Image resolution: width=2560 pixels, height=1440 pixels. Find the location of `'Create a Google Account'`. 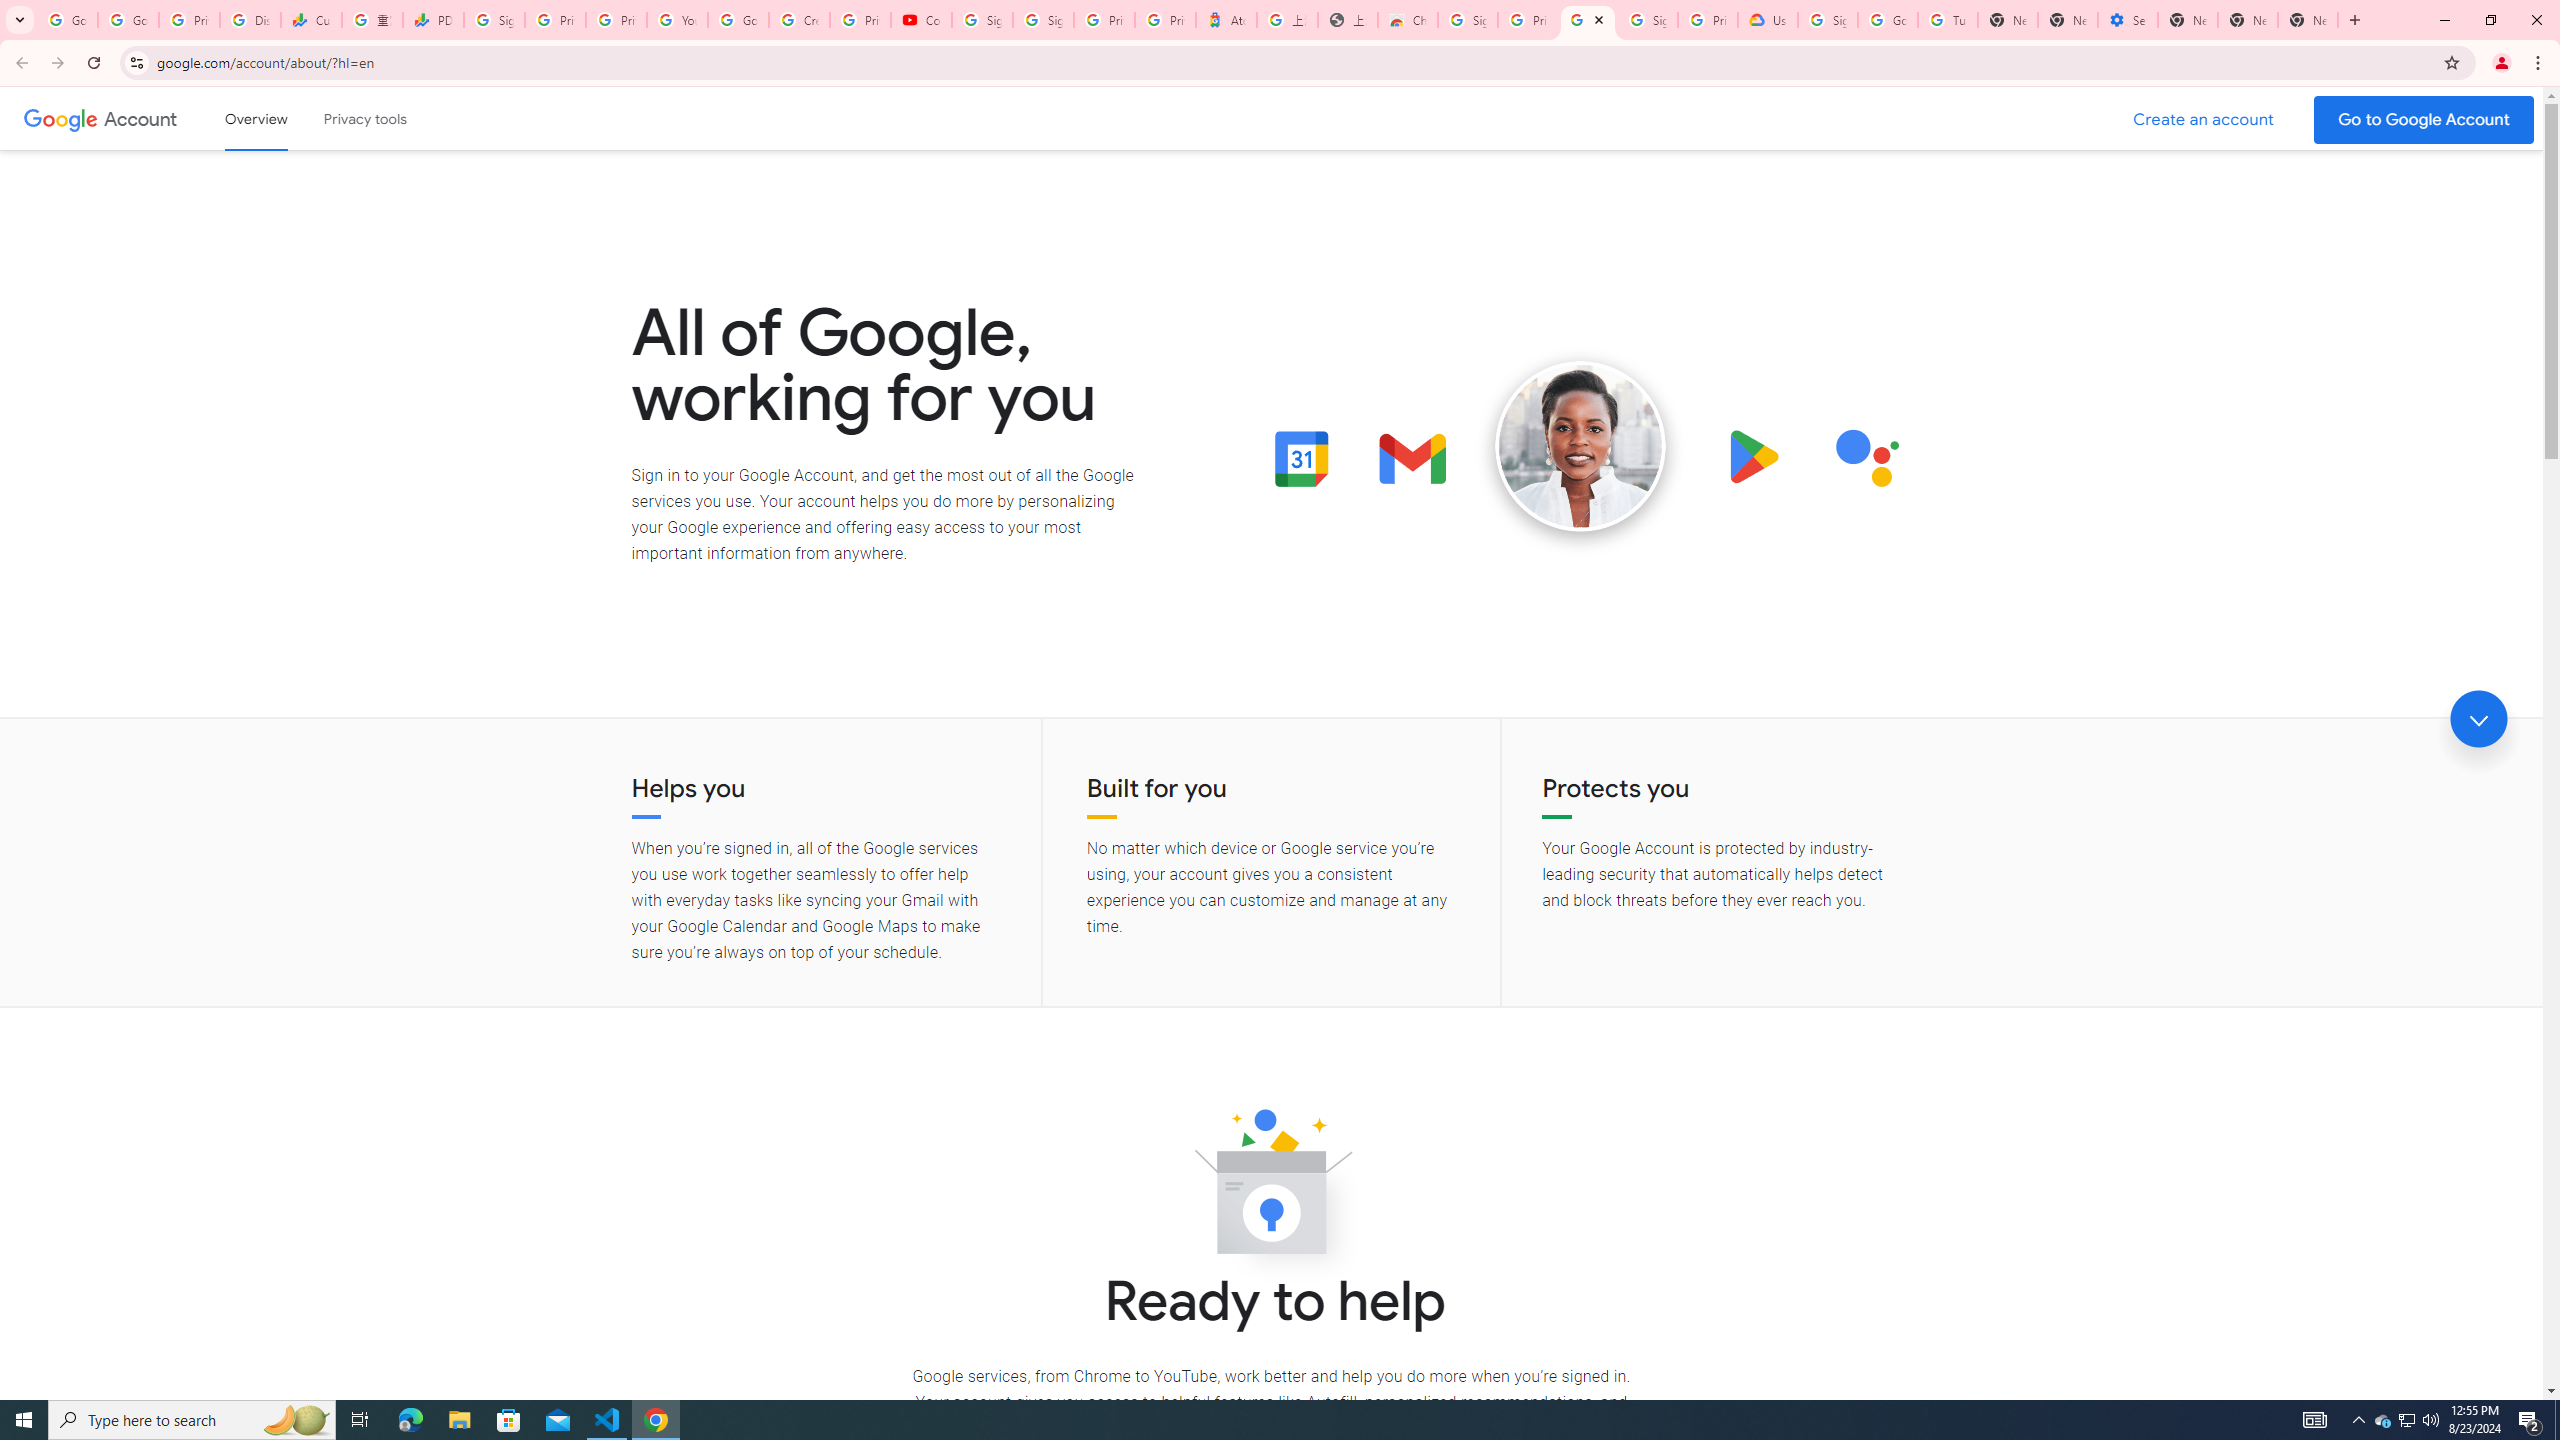

'Create a Google Account' is located at coordinates (2204, 119).